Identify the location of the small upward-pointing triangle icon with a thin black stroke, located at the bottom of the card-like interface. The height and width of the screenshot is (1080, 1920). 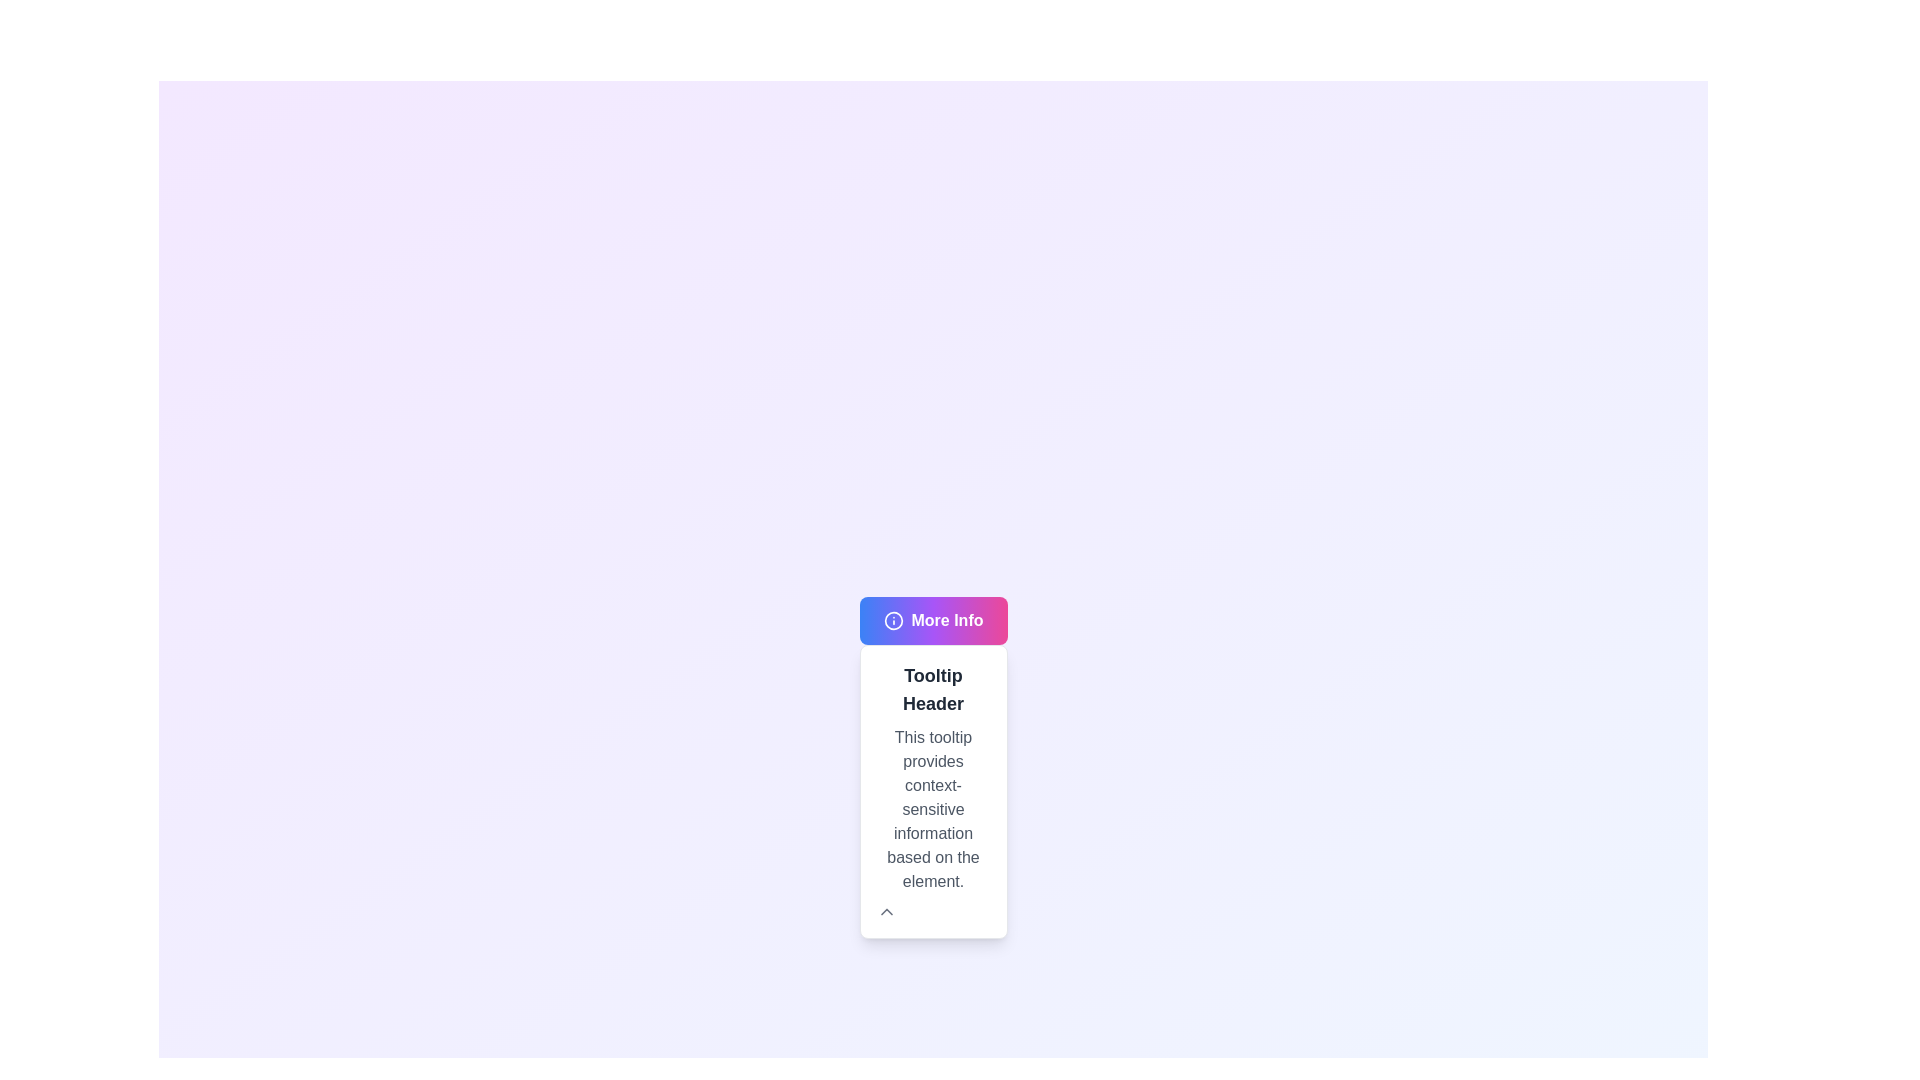
(885, 911).